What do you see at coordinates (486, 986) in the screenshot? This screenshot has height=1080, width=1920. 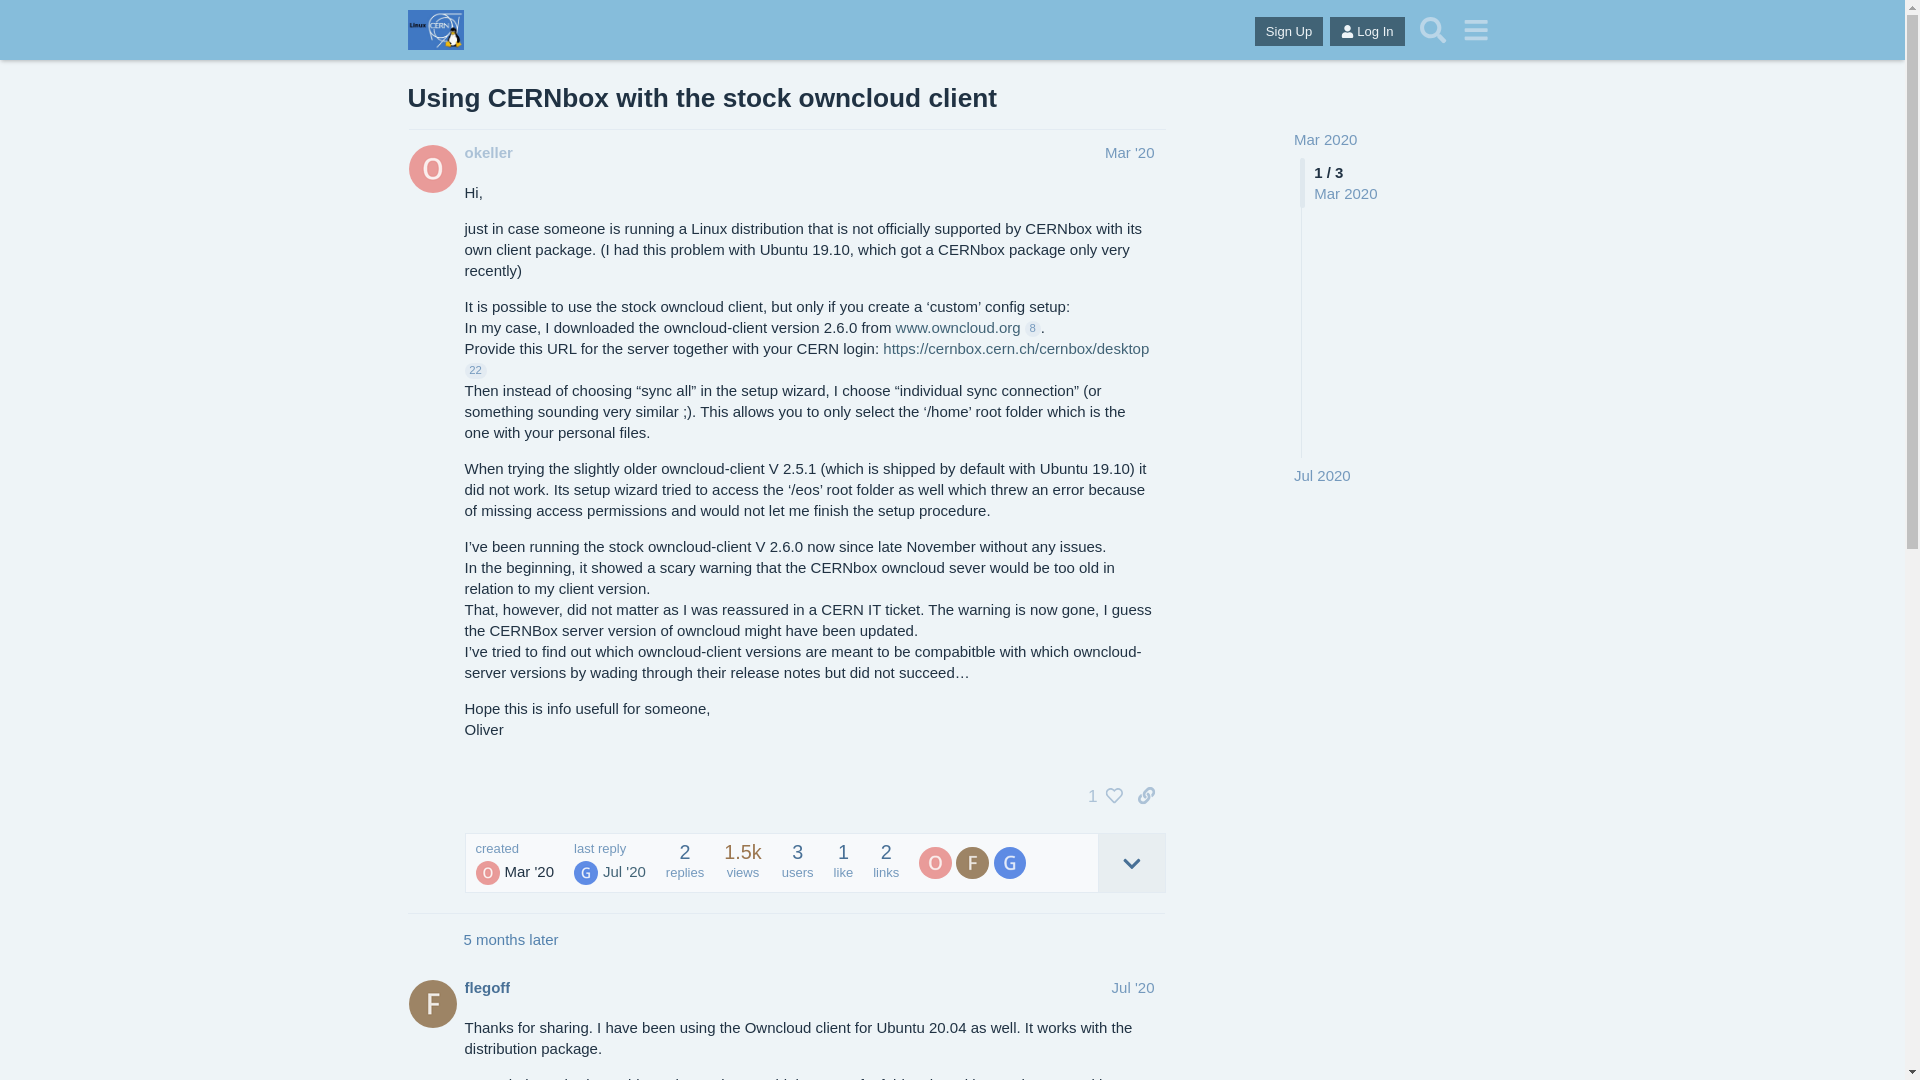 I see `'flegoff'` at bounding box center [486, 986].